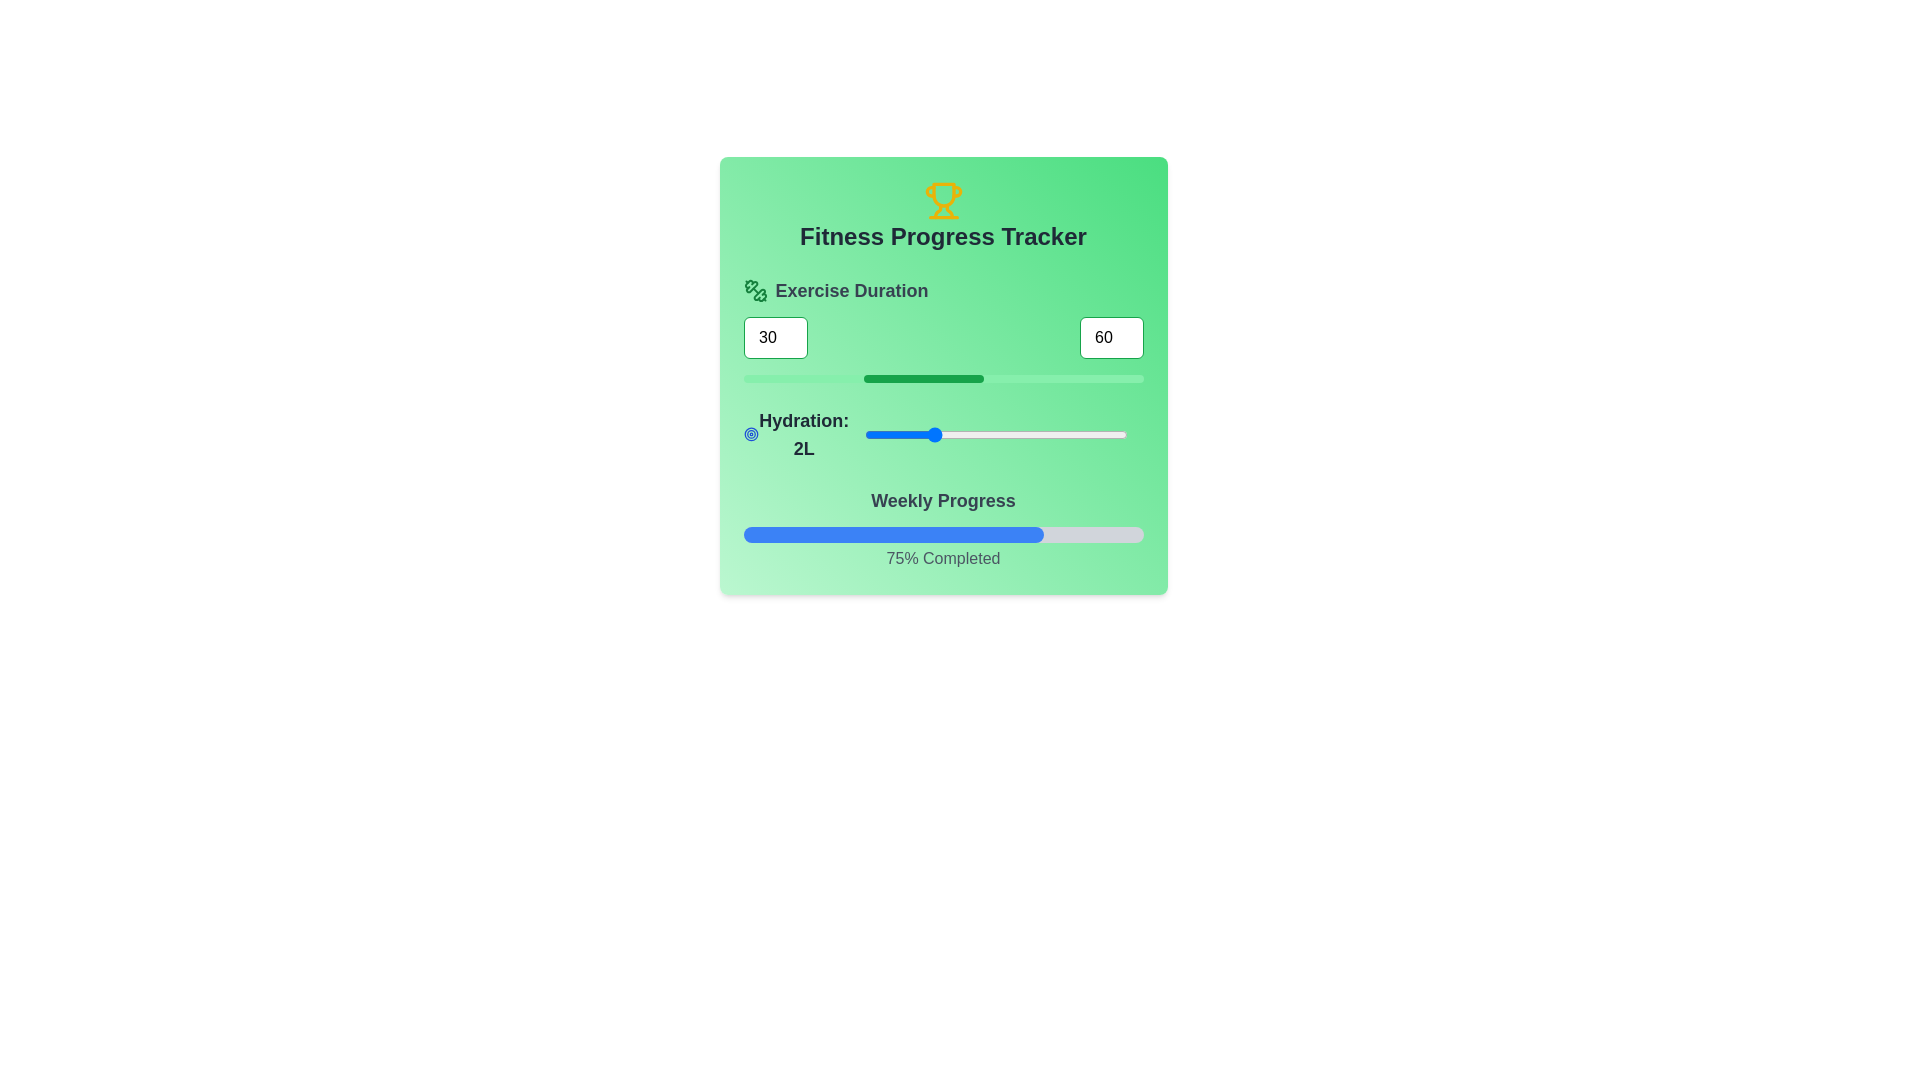  What do you see at coordinates (774, 337) in the screenshot?
I see `the Number input field located within the green-themed 'Fitness Progress Tracker' card under the 'Exercise Duration' label` at bounding box center [774, 337].